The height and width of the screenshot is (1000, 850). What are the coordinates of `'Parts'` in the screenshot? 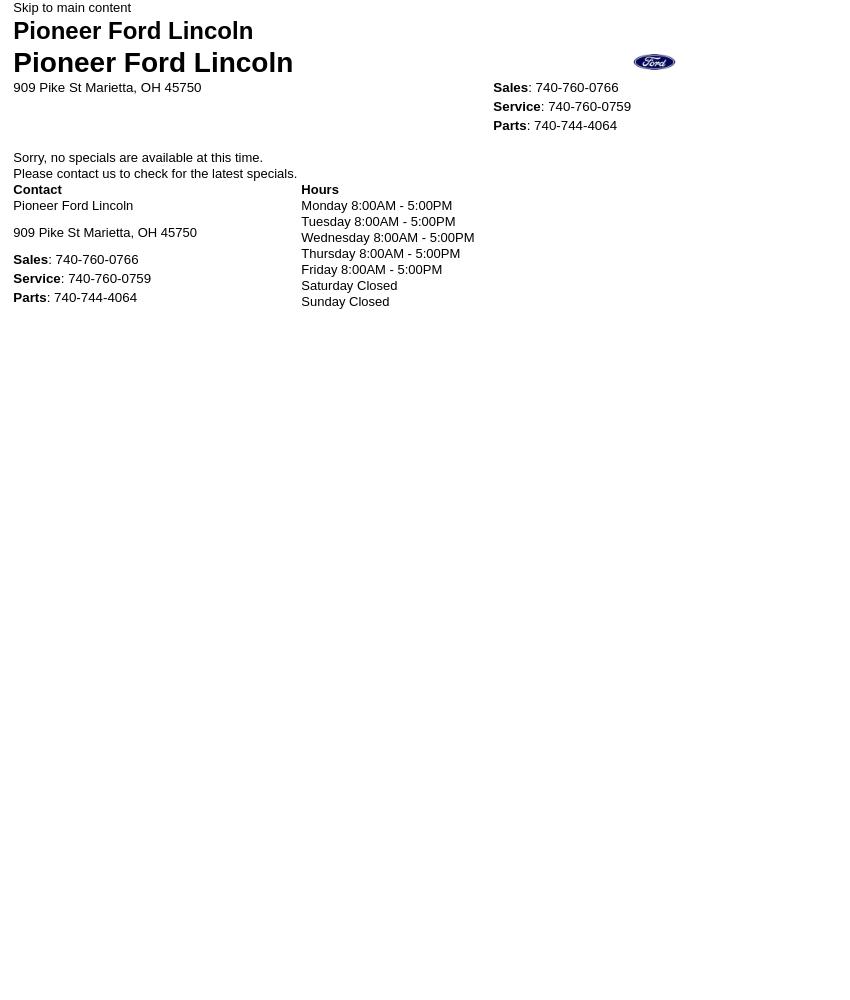 It's located at (509, 125).